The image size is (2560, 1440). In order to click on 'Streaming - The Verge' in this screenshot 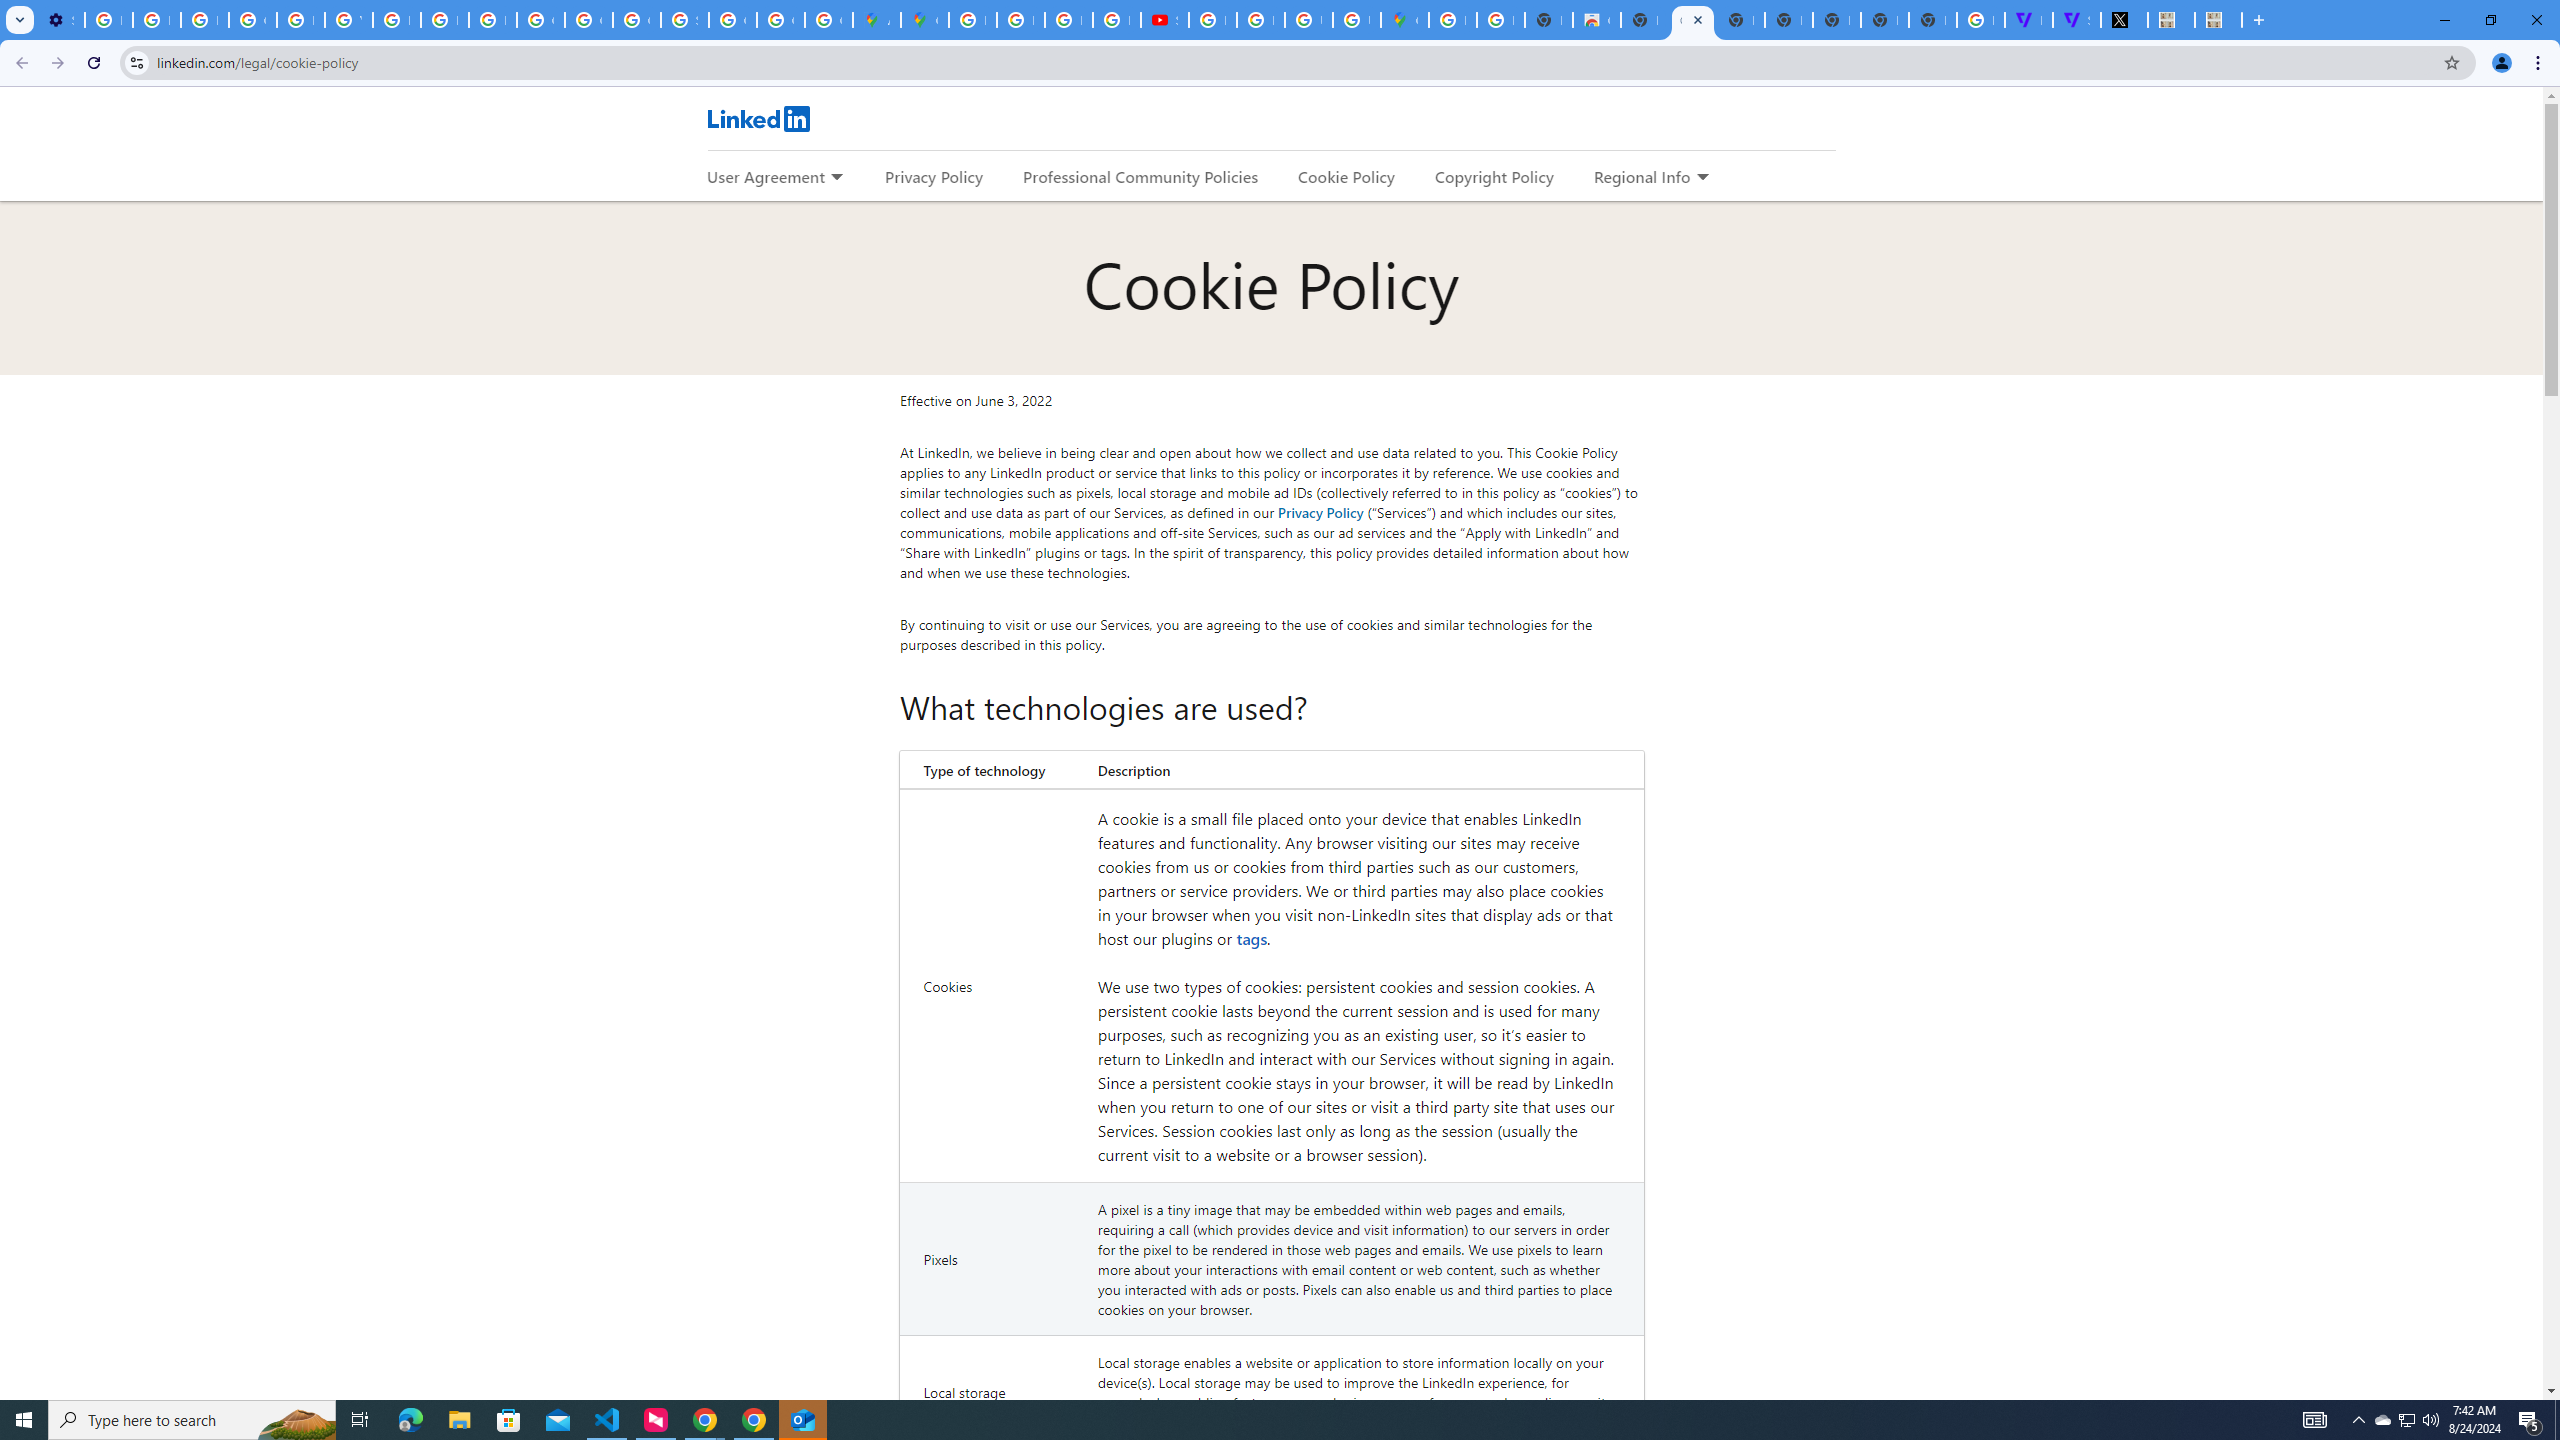, I will do `click(2075, 19)`.